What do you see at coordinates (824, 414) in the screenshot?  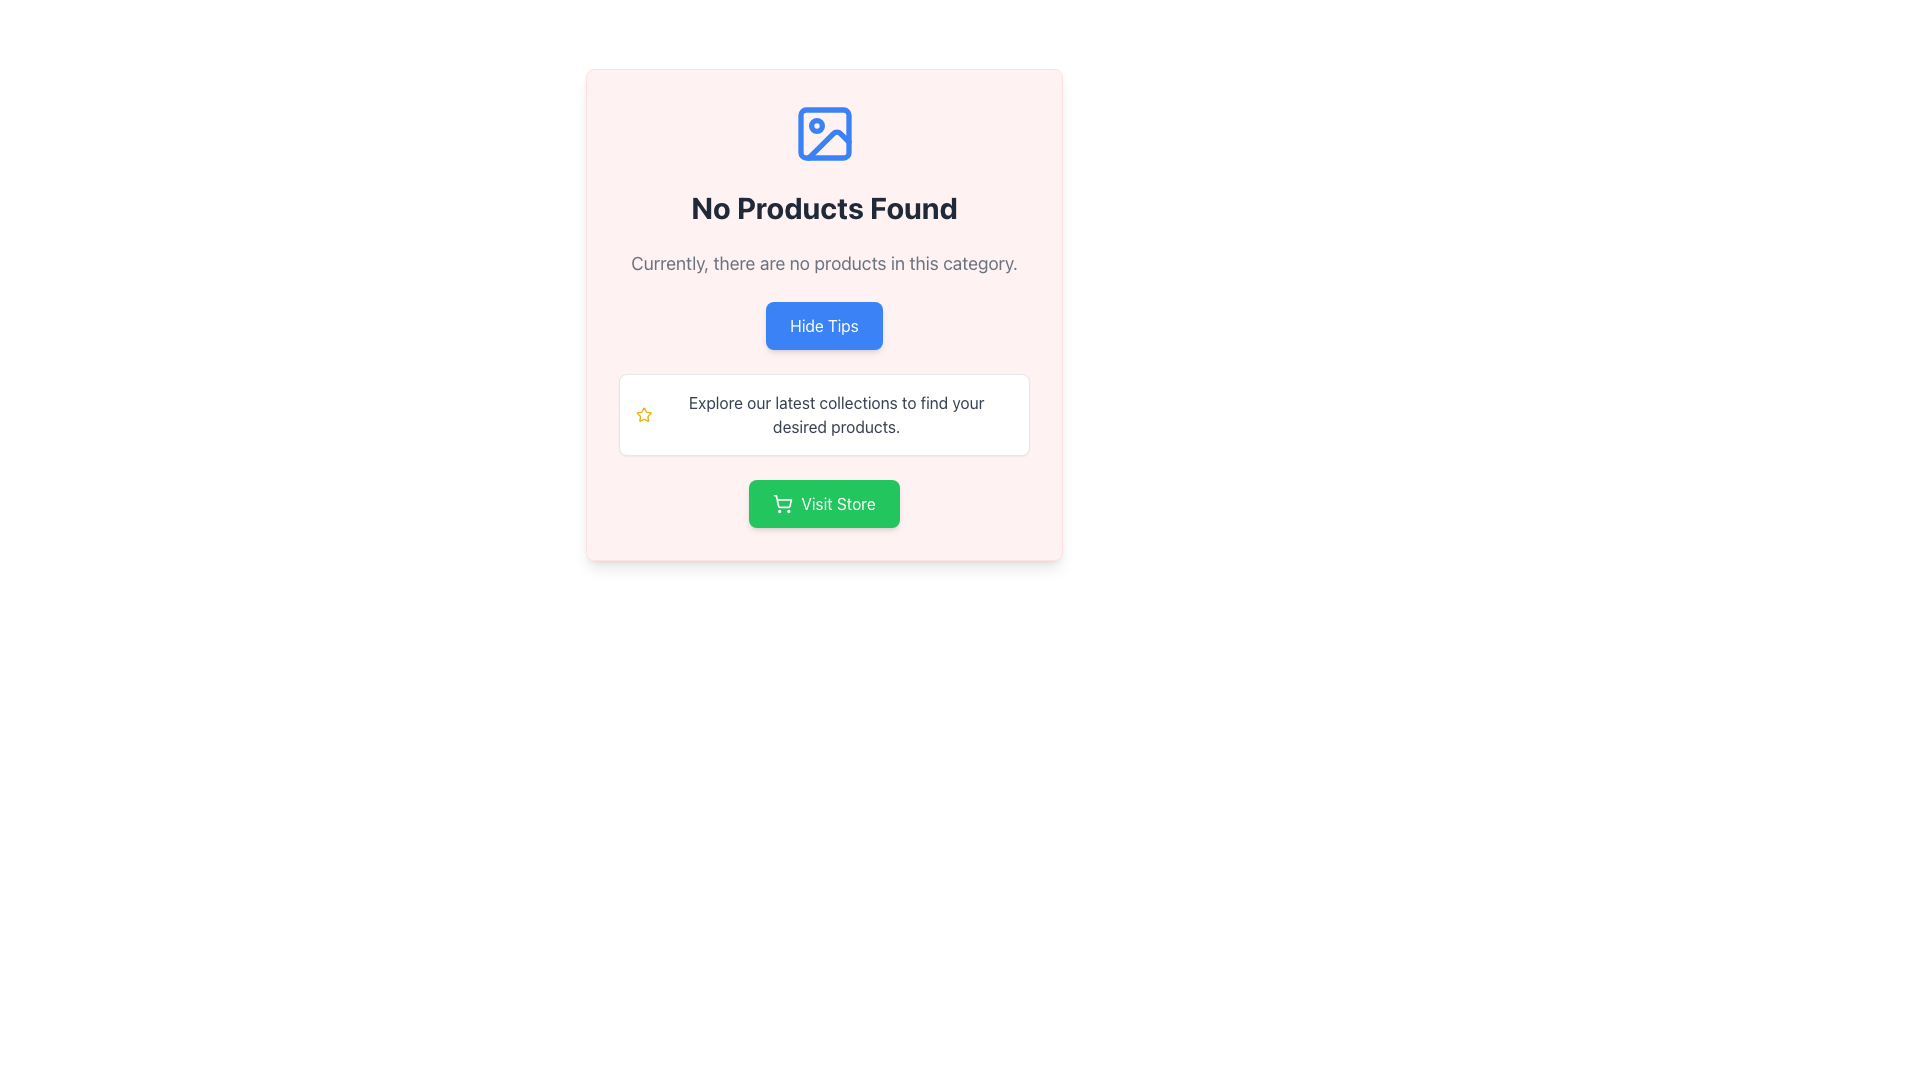 I see `the Static Text with Icon element that displays the message 'Explore our latest collections to find your desired products.'` at bounding box center [824, 414].